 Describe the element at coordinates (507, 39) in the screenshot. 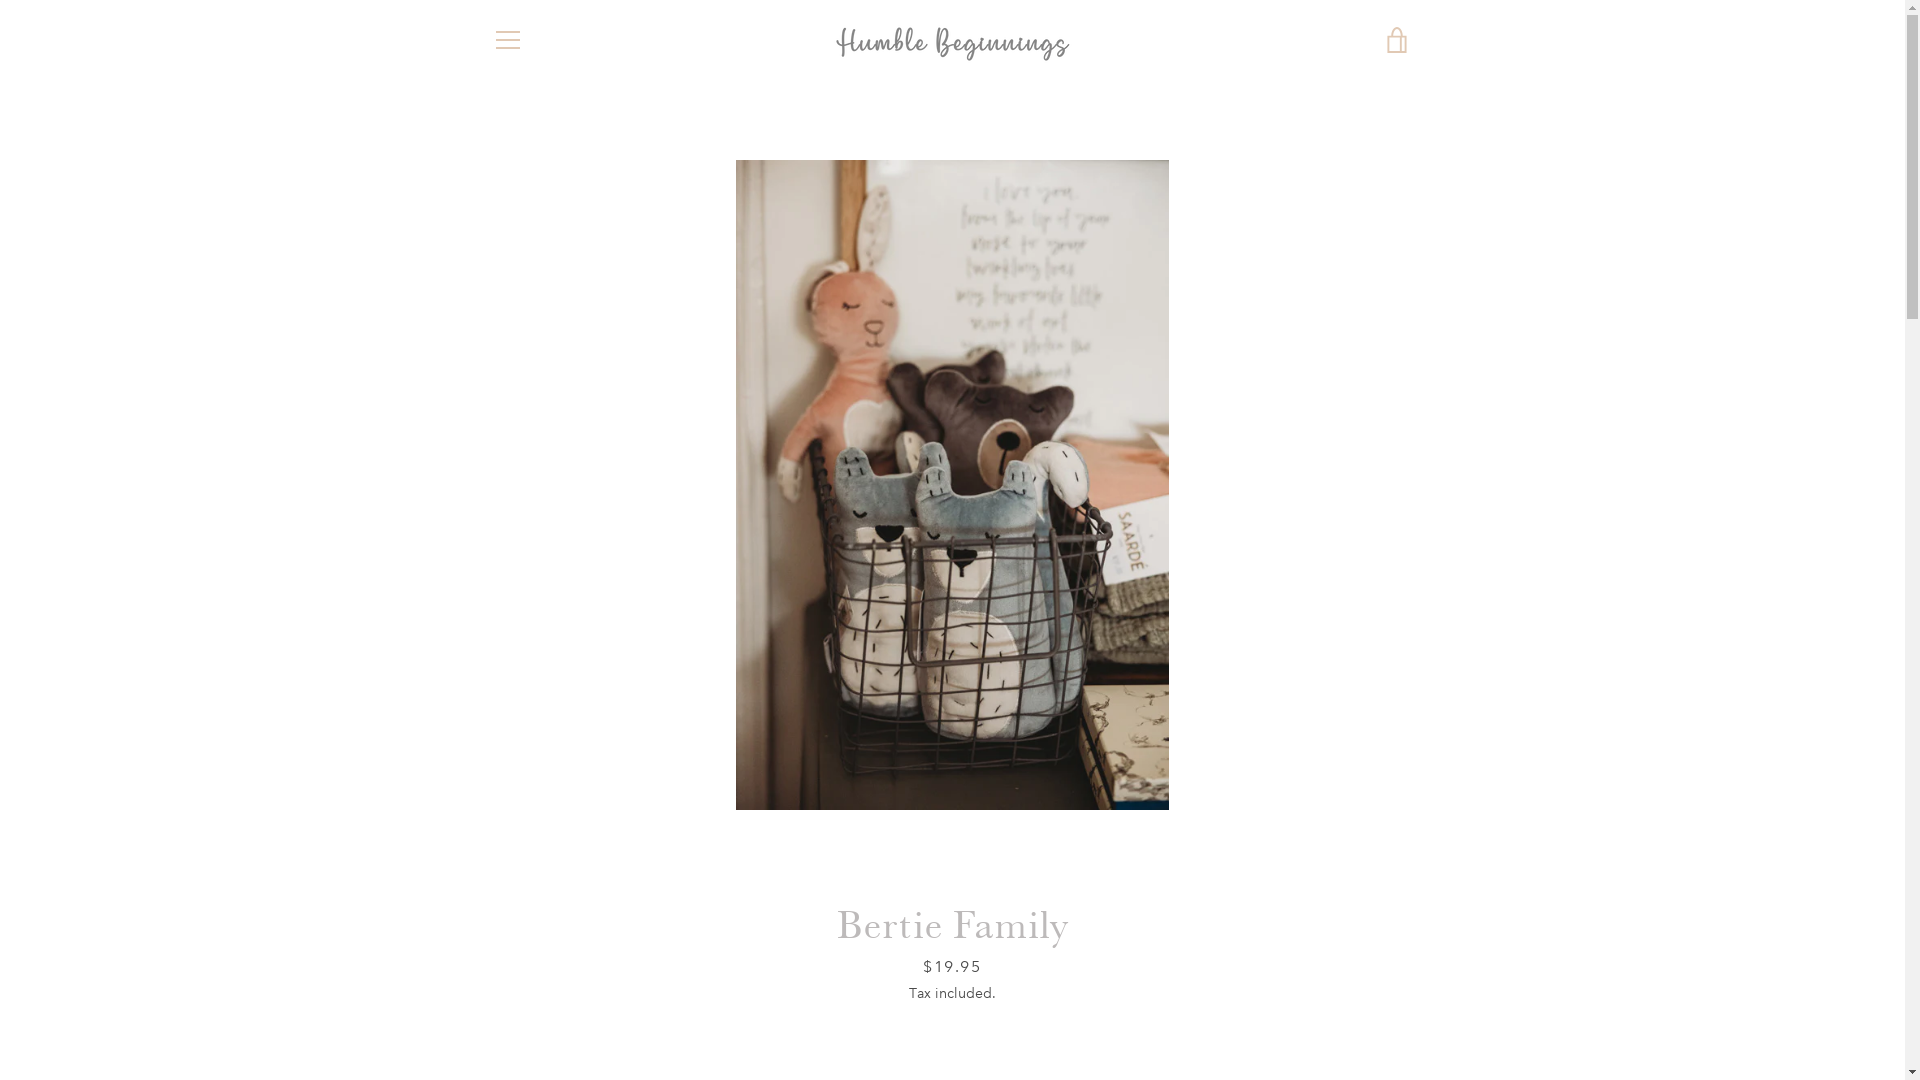

I see `'MENU'` at that location.